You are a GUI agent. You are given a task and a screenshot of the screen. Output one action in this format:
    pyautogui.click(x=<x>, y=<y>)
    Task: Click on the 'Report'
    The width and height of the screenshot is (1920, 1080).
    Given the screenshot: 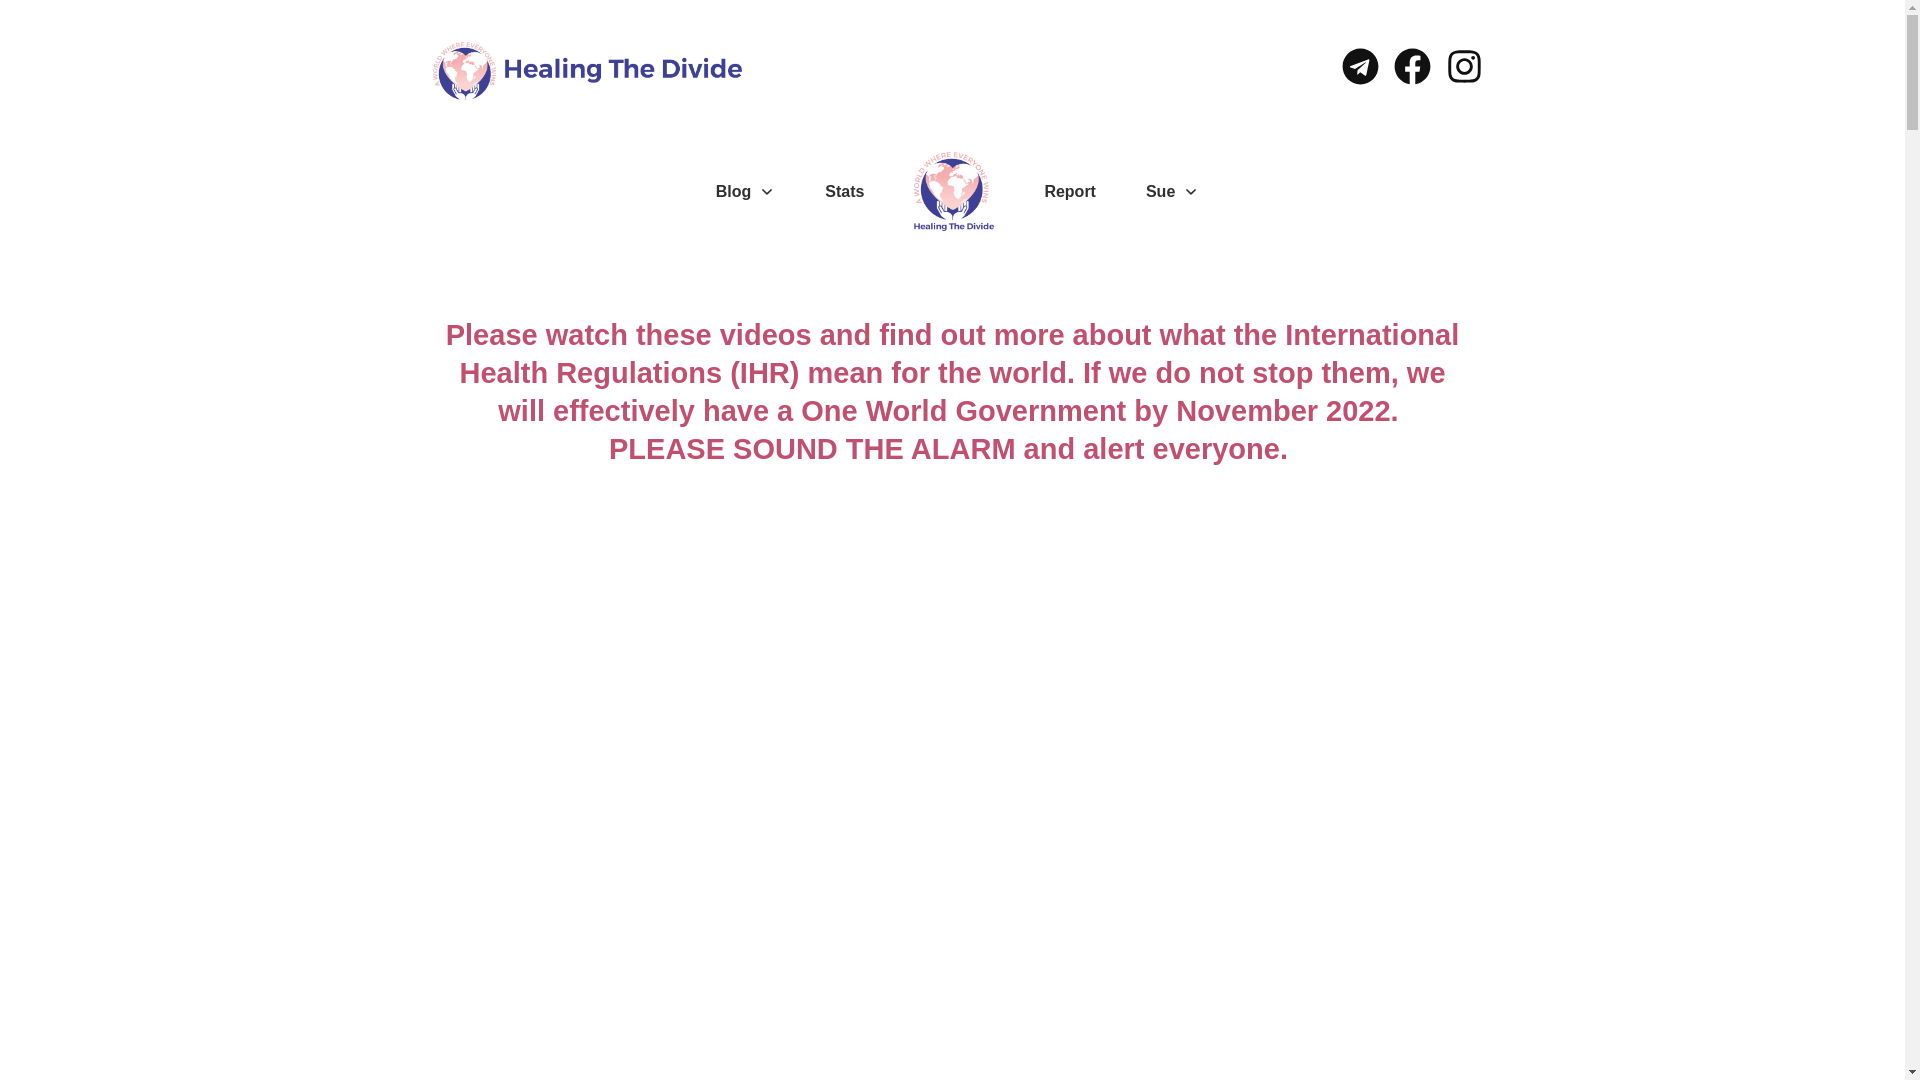 What is the action you would take?
    pyautogui.click(x=1069, y=192)
    